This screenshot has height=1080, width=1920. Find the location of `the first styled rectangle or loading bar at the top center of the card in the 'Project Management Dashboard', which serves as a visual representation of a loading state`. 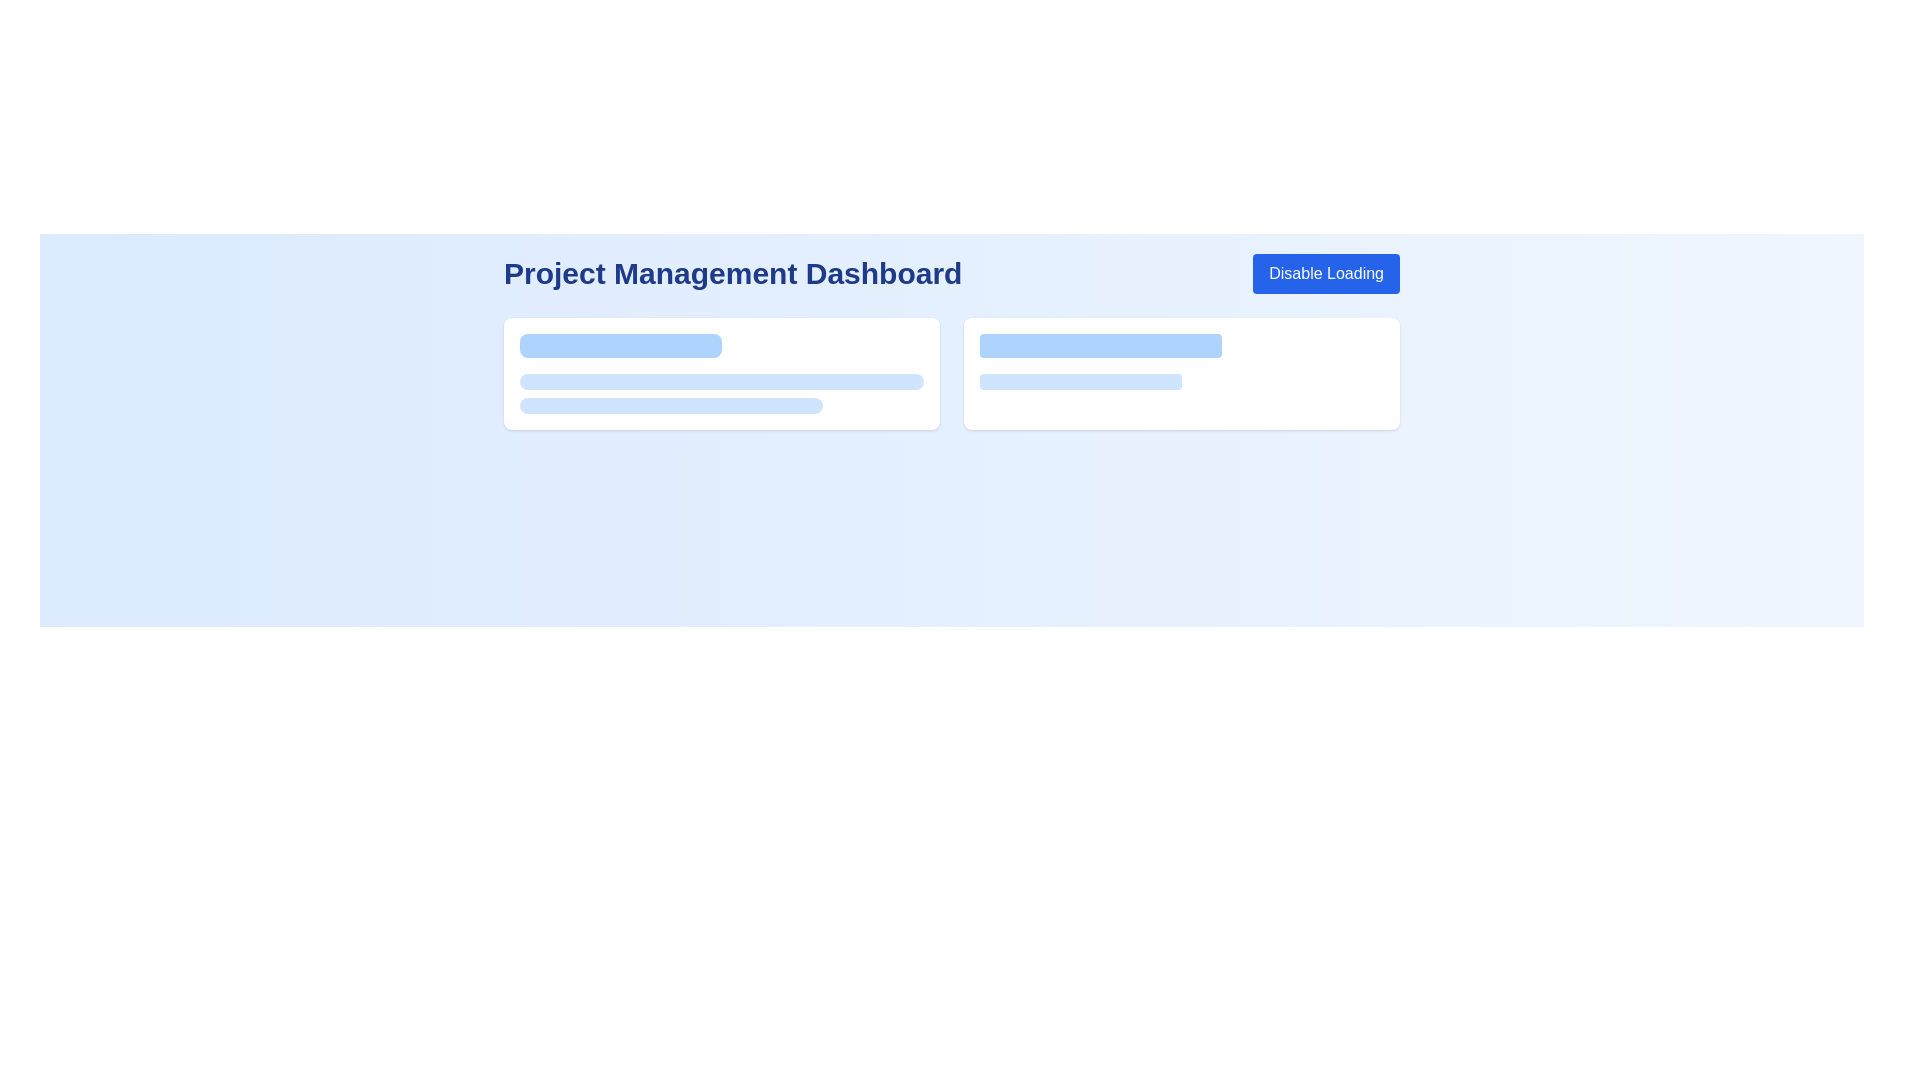

the first styled rectangle or loading bar at the top center of the card in the 'Project Management Dashboard', which serves as a visual representation of a loading state is located at coordinates (619, 345).